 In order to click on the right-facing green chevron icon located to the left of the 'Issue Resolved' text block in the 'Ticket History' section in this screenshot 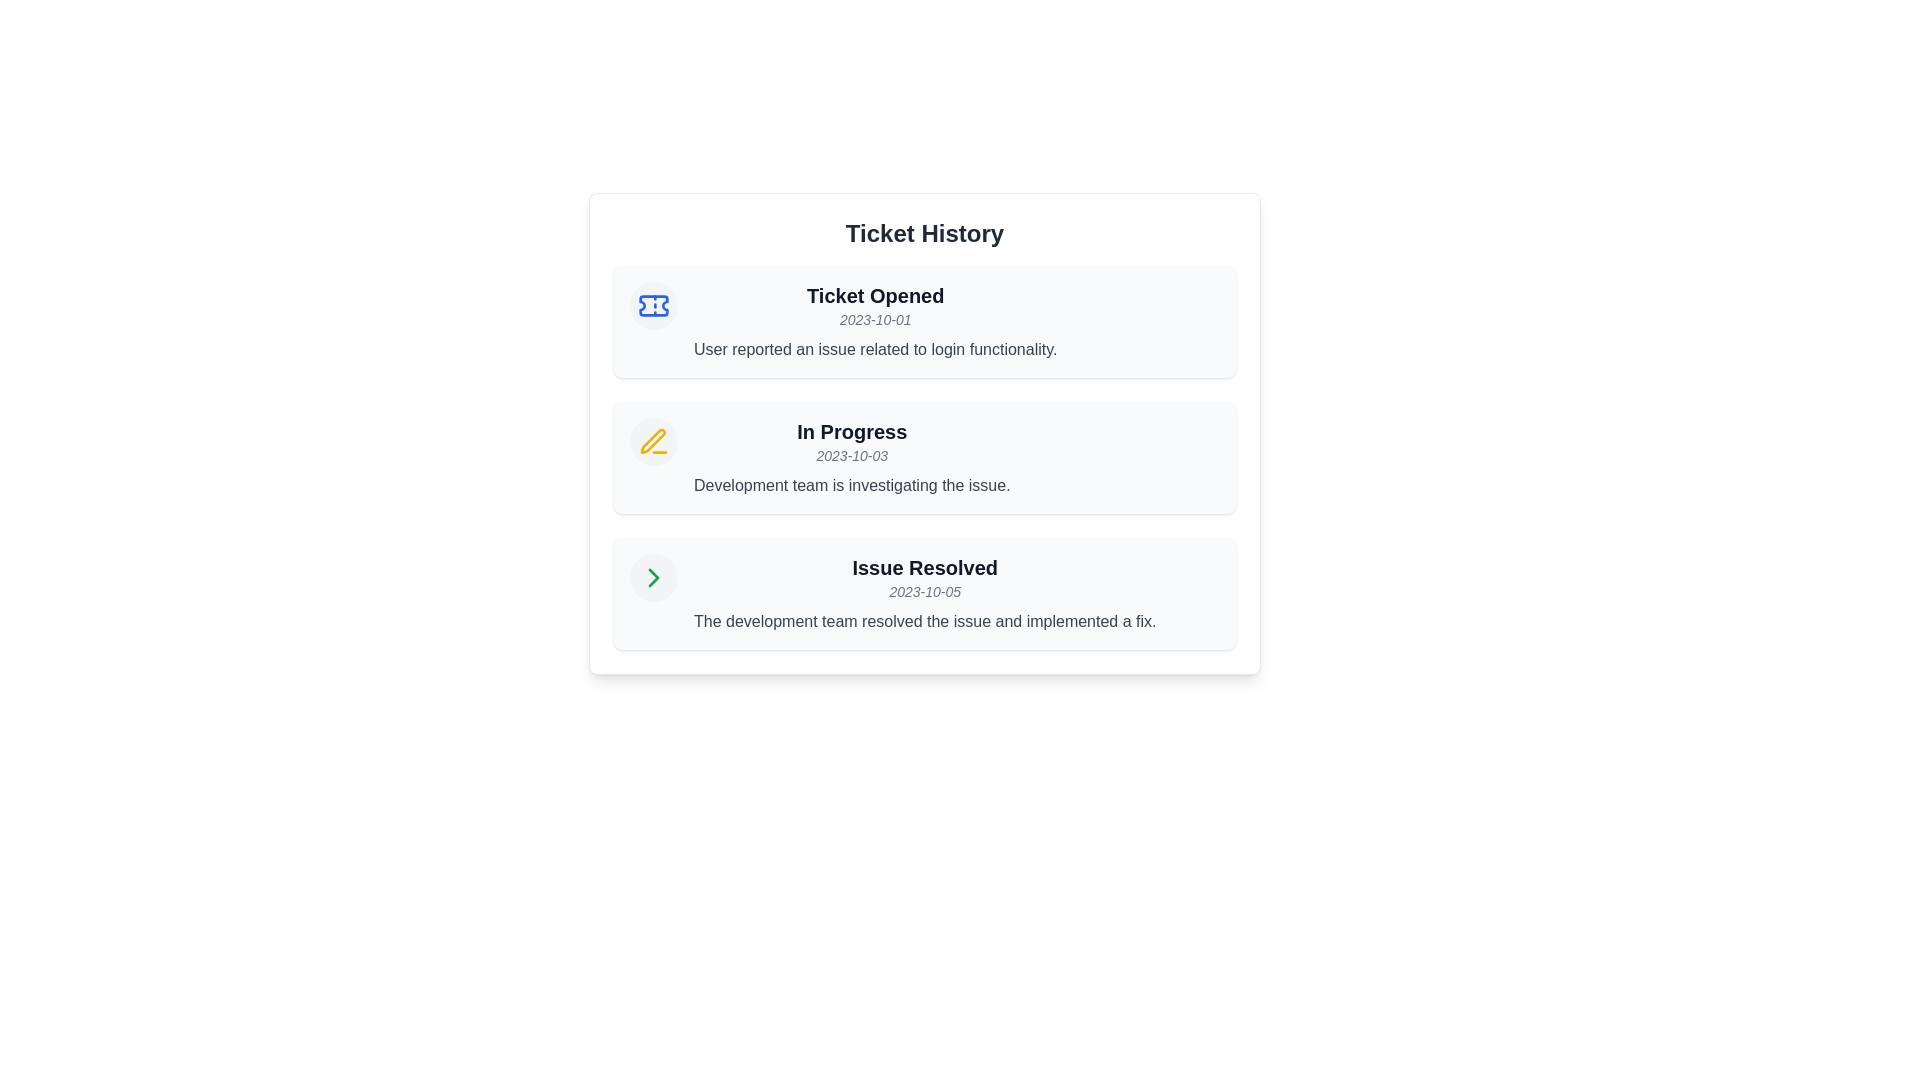, I will do `click(653, 578)`.